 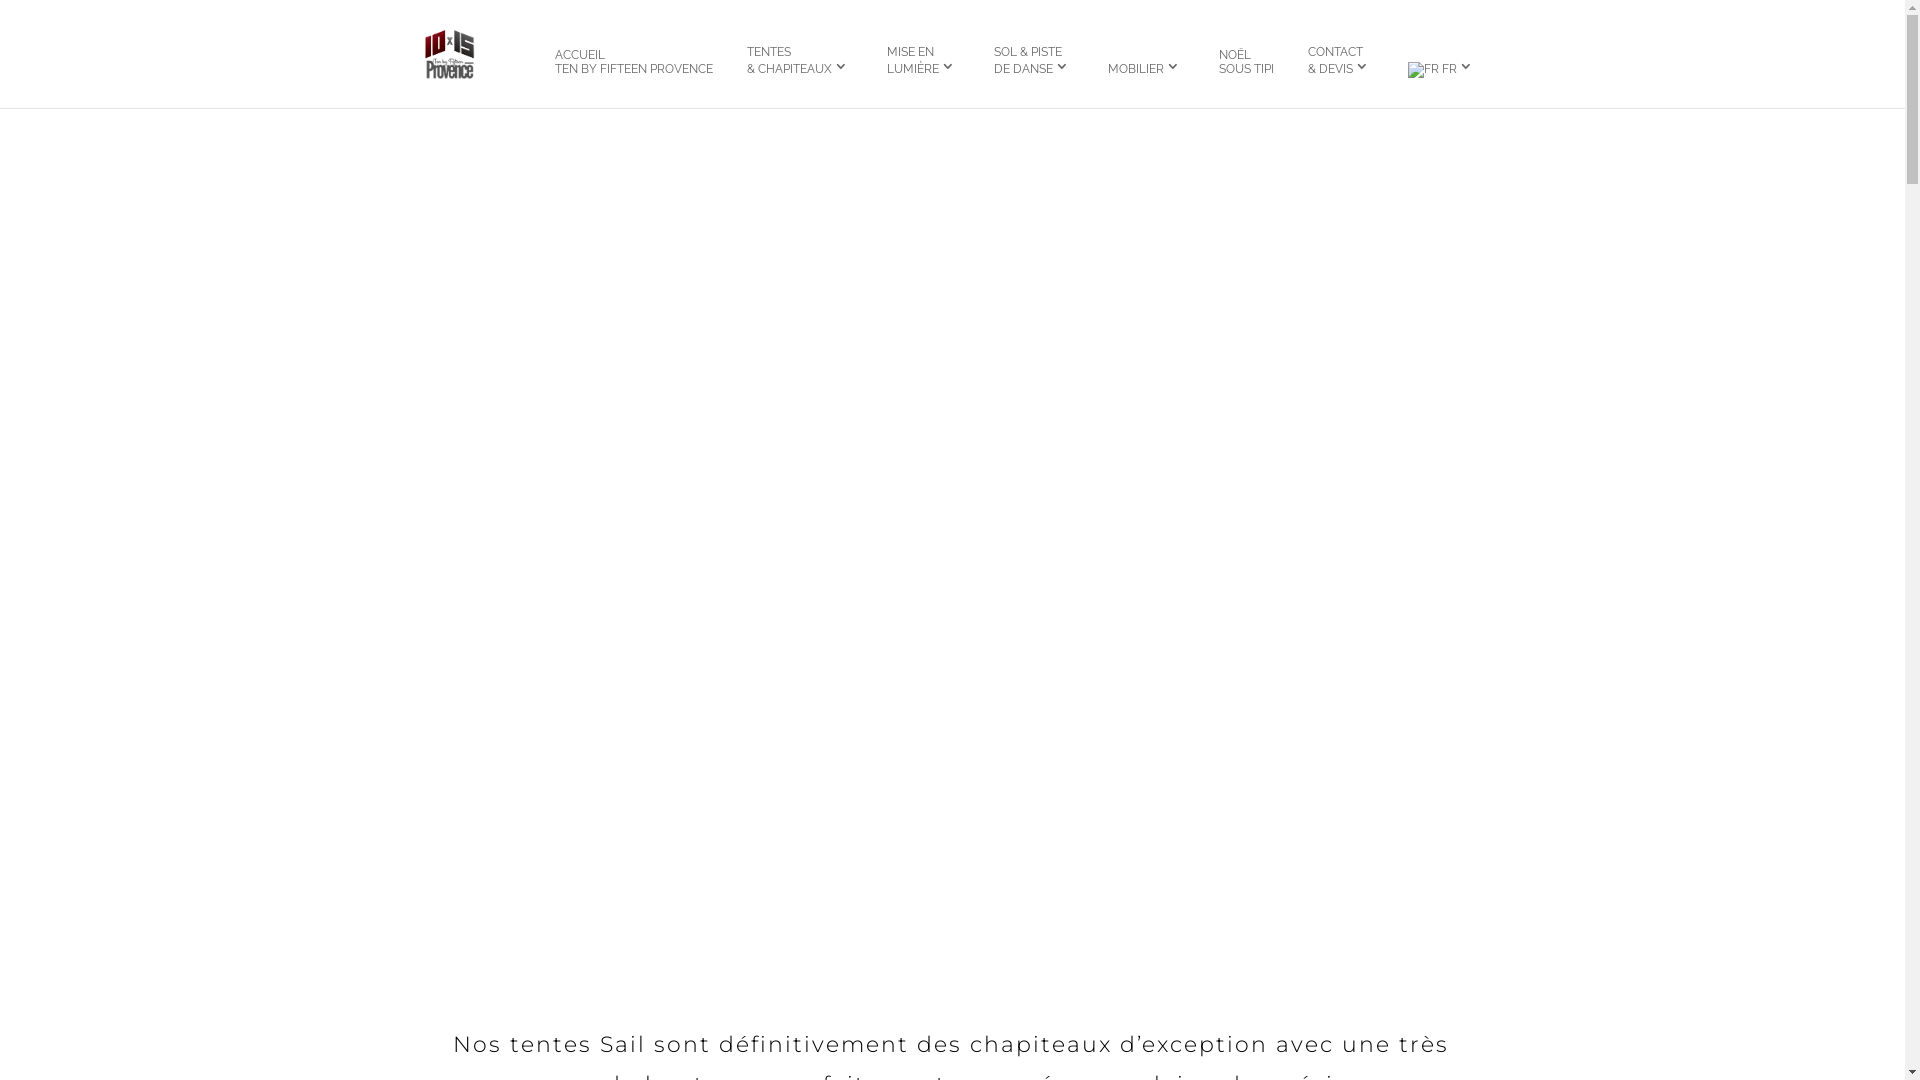 I want to click on 'CONTACT, so click(x=1339, y=67).